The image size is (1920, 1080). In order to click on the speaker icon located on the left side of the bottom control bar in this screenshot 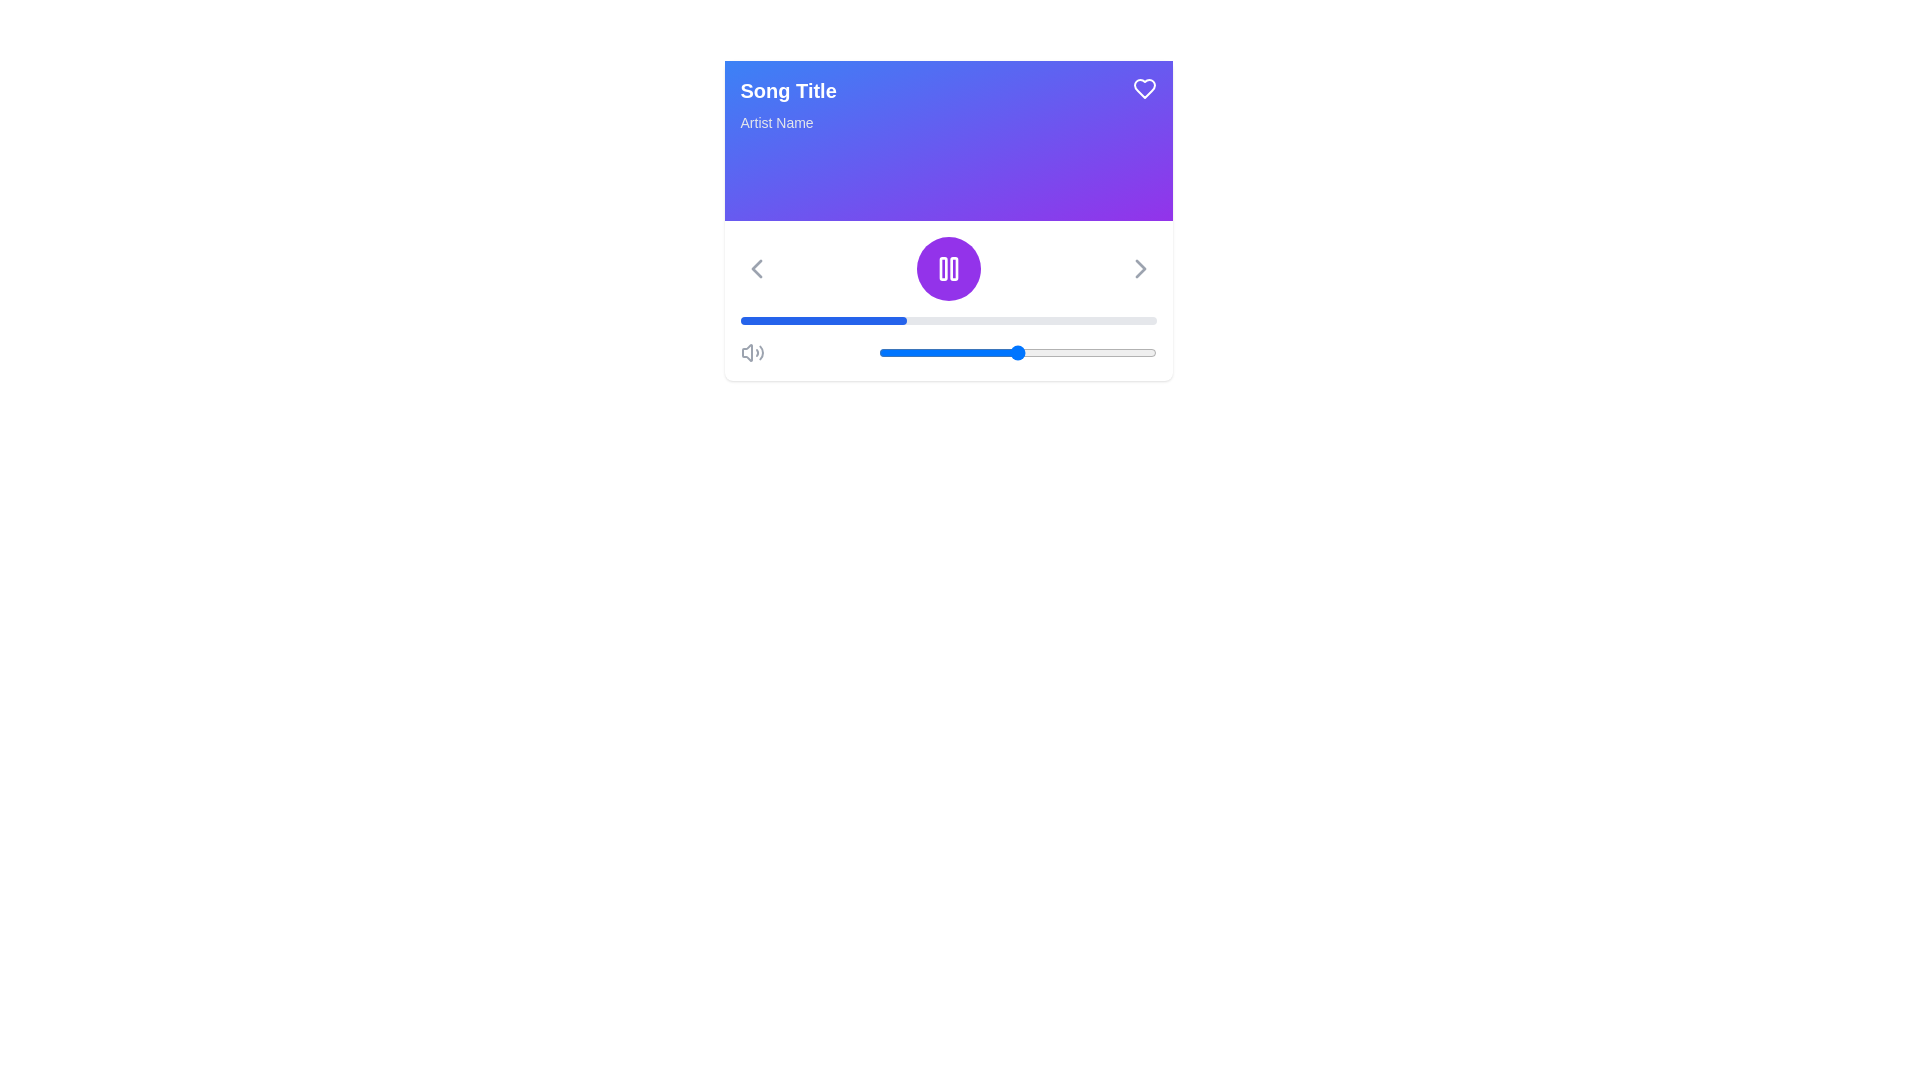, I will do `click(746, 352)`.